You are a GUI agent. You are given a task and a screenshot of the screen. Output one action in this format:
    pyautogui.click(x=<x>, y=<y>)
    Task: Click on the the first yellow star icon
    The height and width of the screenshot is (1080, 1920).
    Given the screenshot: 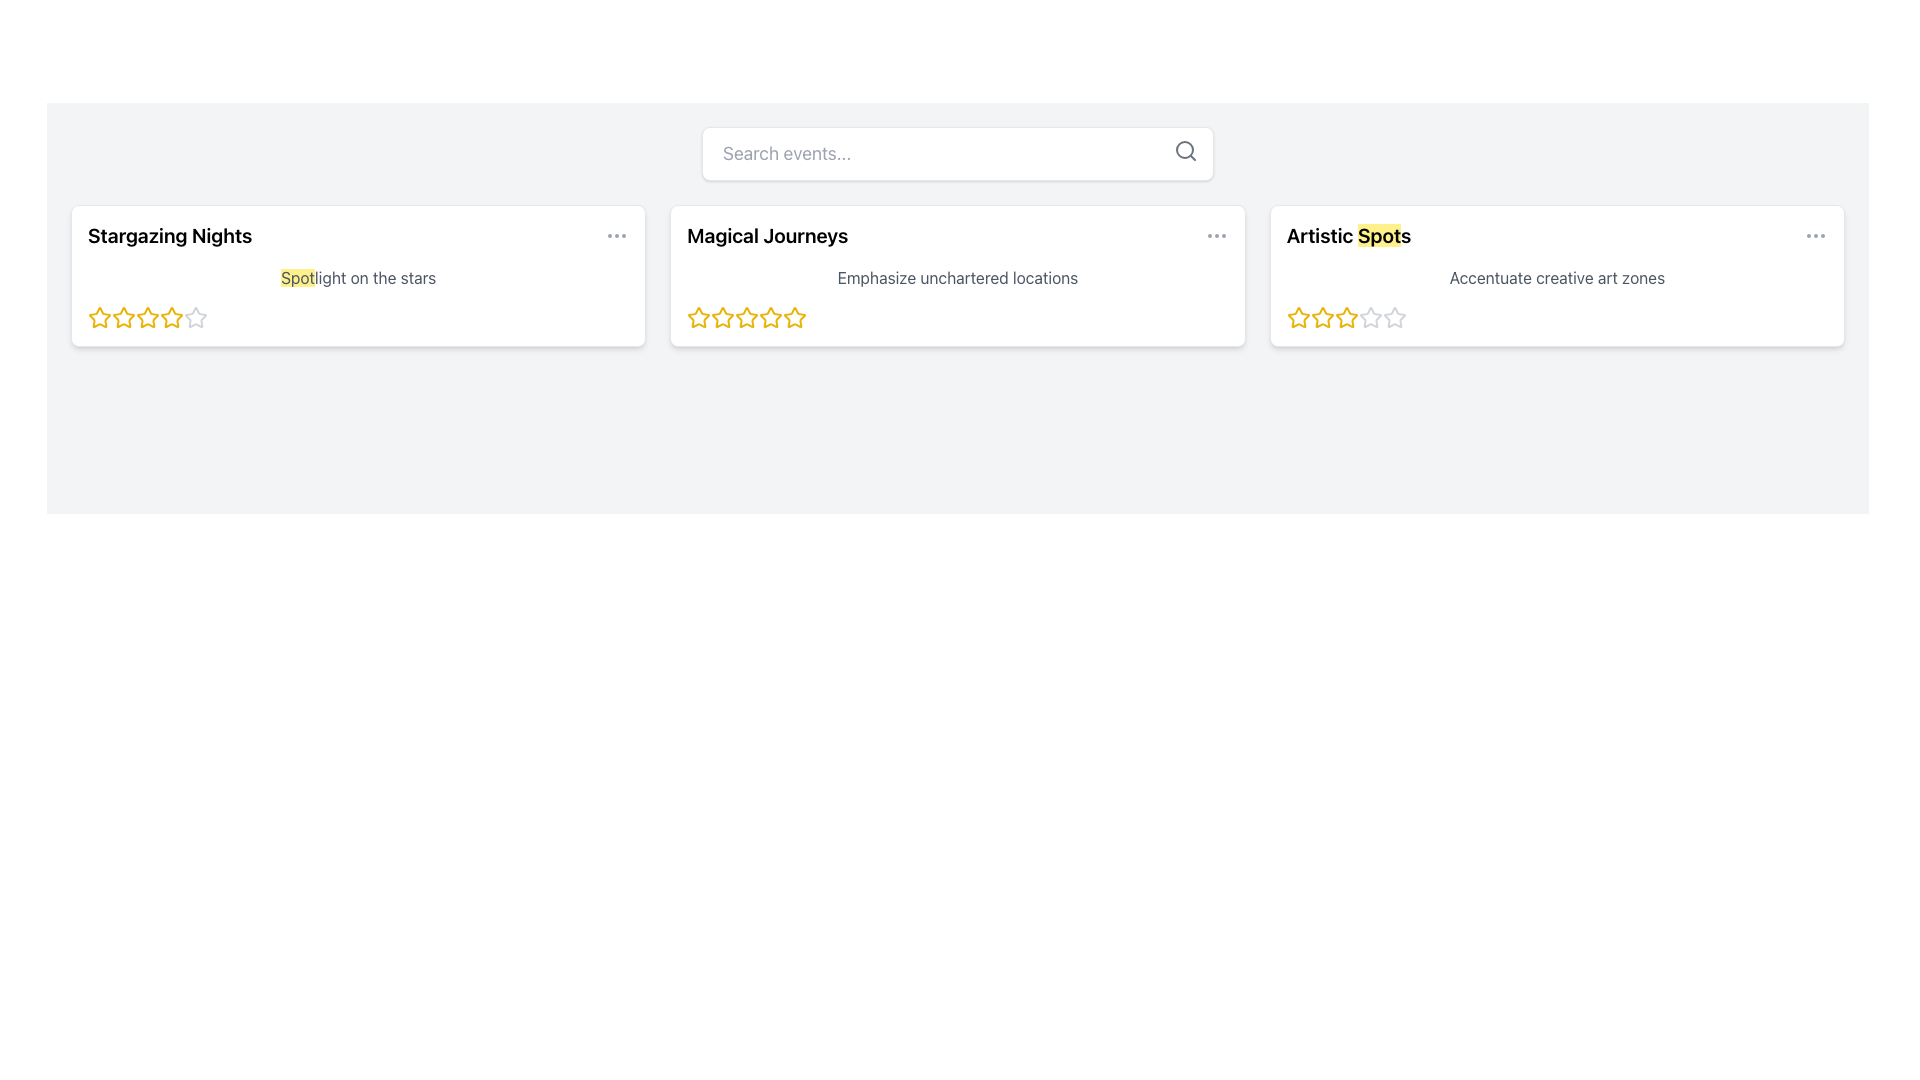 What is the action you would take?
    pyautogui.click(x=699, y=316)
    